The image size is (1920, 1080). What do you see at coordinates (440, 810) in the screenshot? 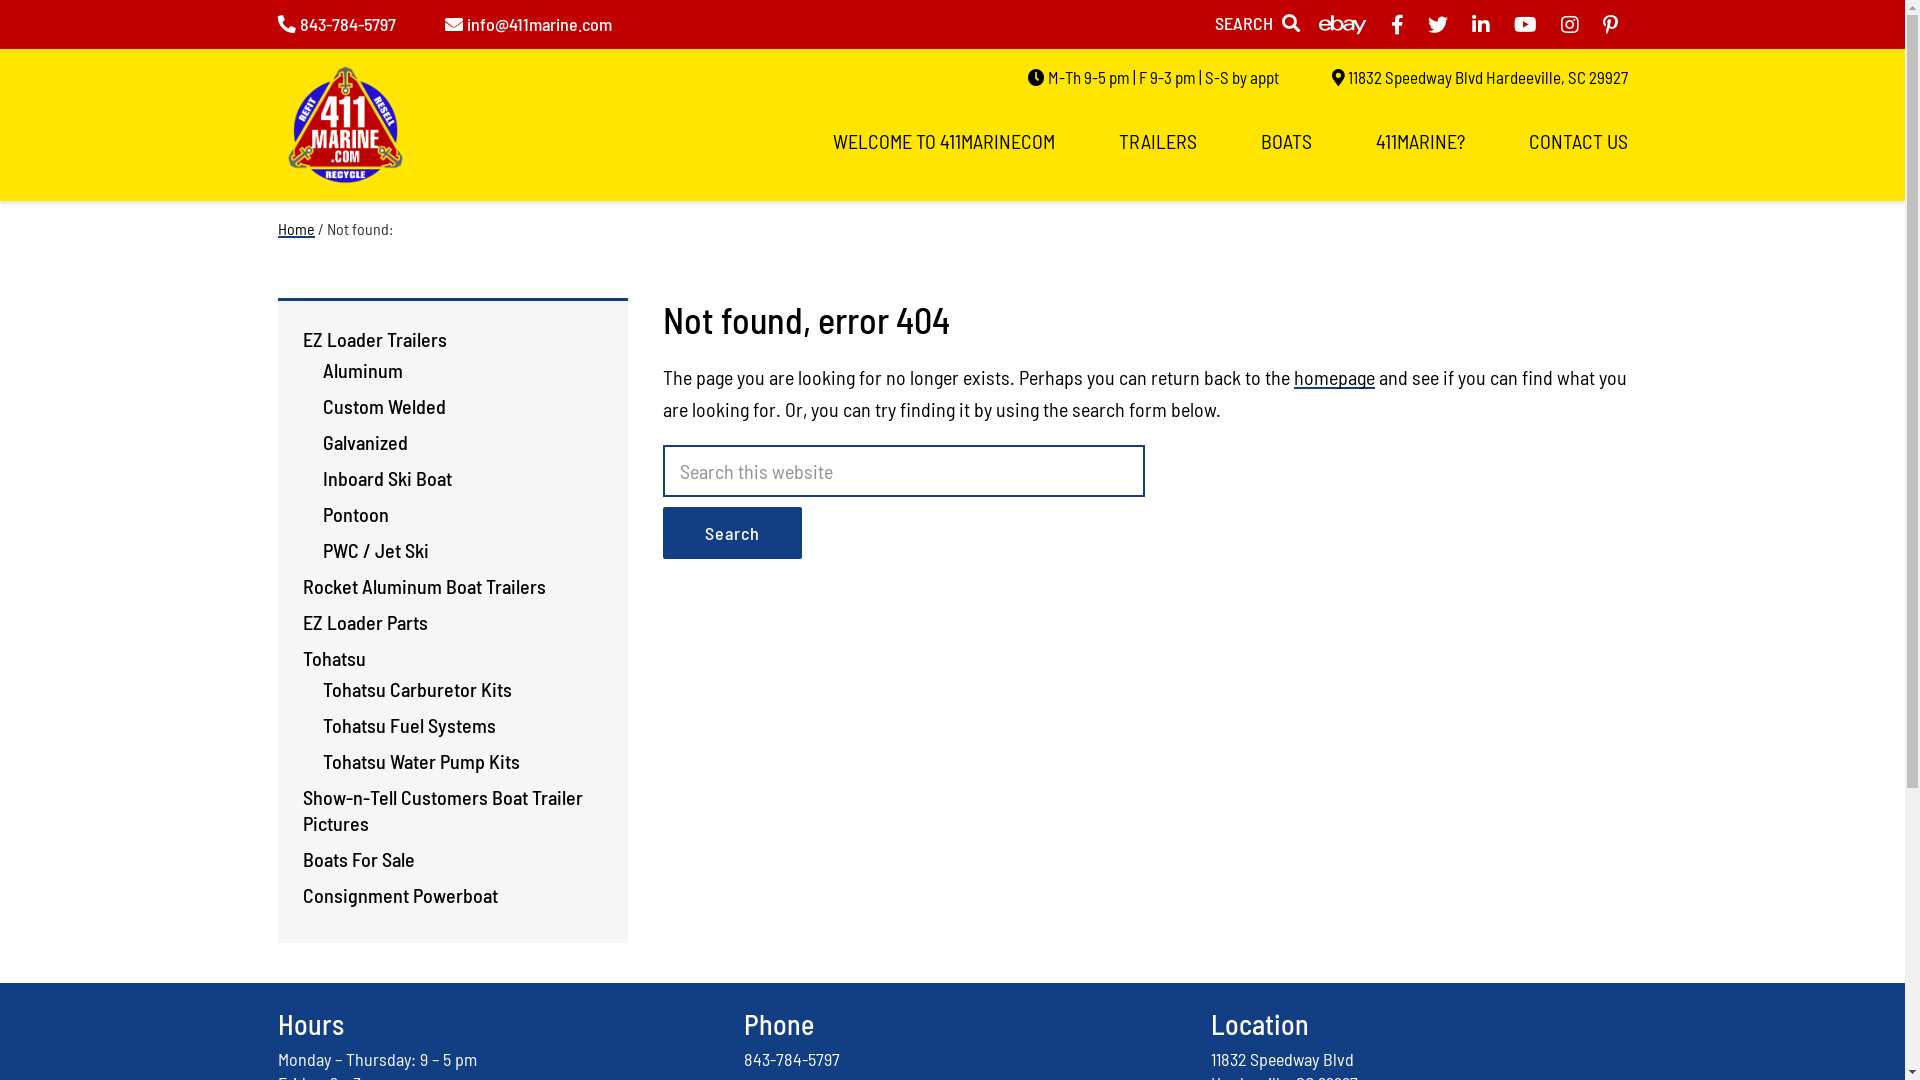
I see `'Show-n-Tell Customers Boat Trailer Pictures'` at bounding box center [440, 810].